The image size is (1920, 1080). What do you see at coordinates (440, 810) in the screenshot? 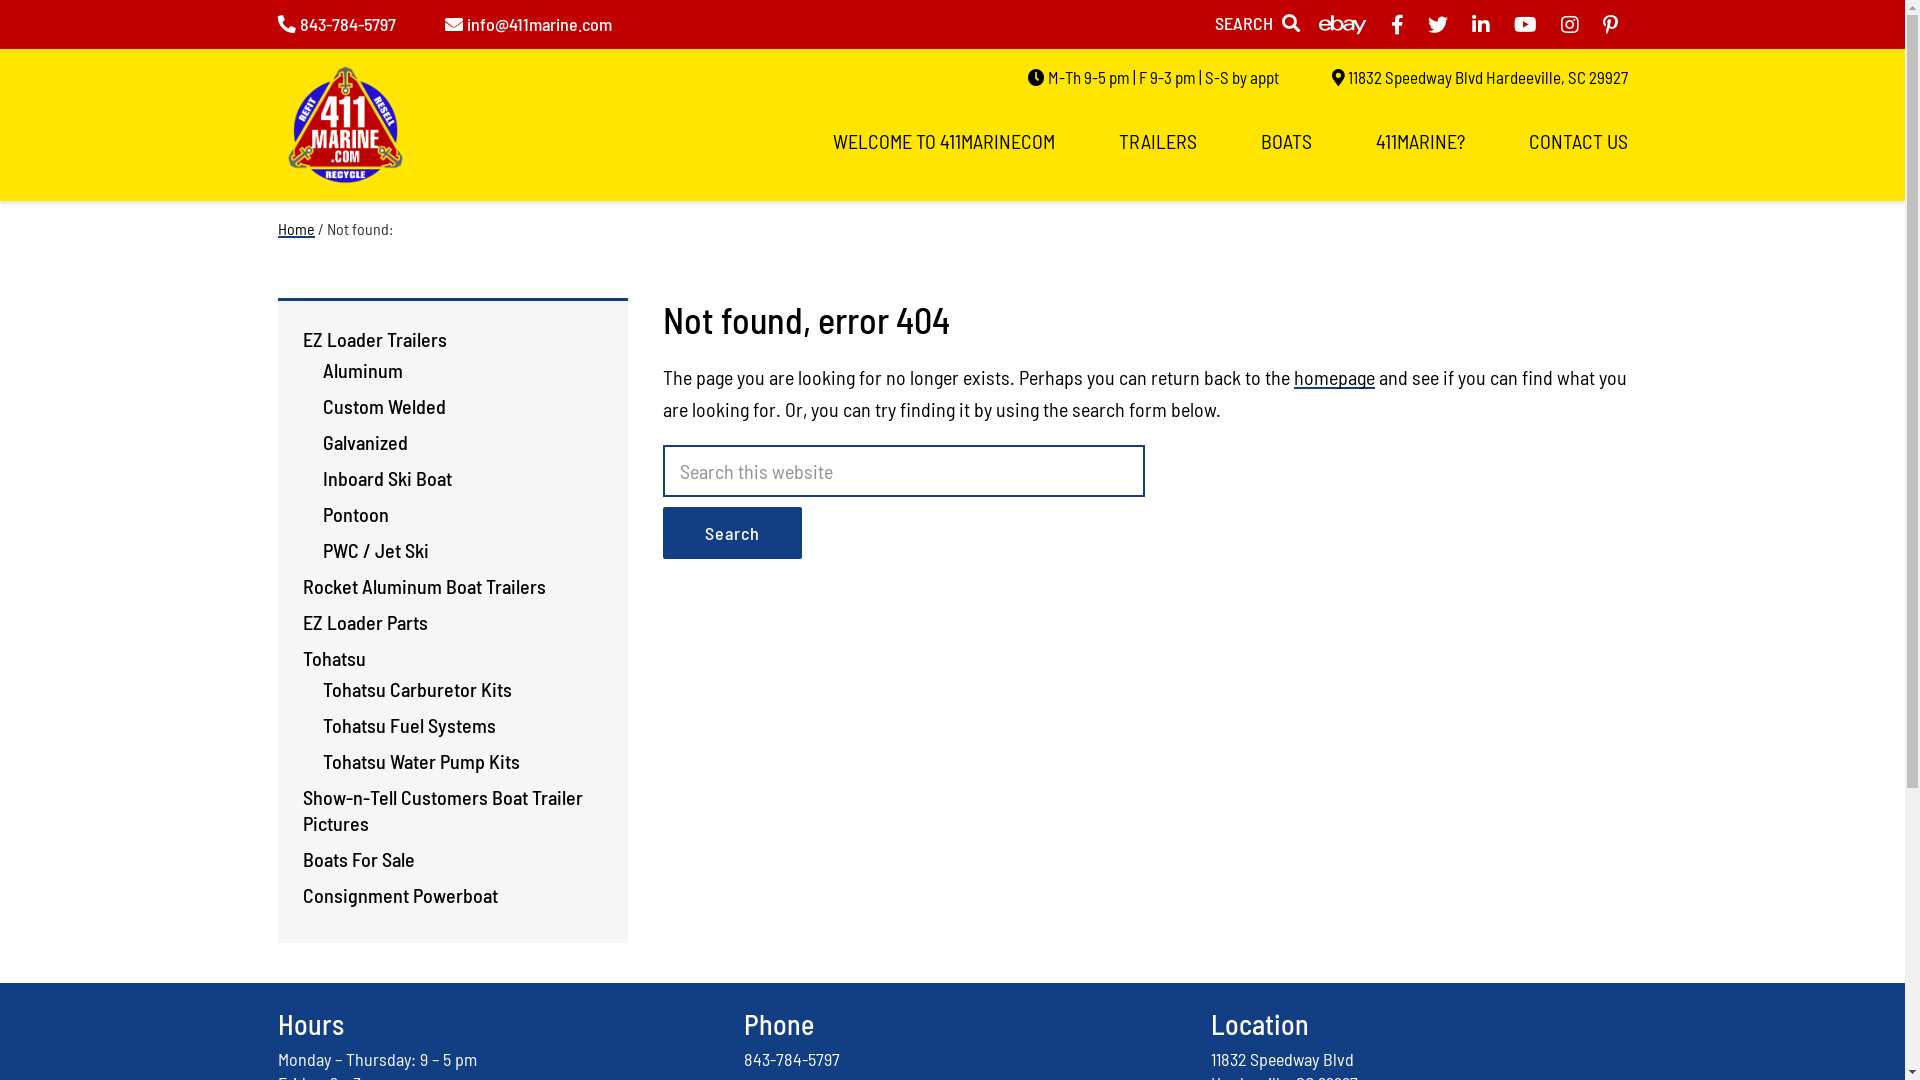
I see `'Show-n-Tell Customers Boat Trailer Pictures'` at bounding box center [440, 810].